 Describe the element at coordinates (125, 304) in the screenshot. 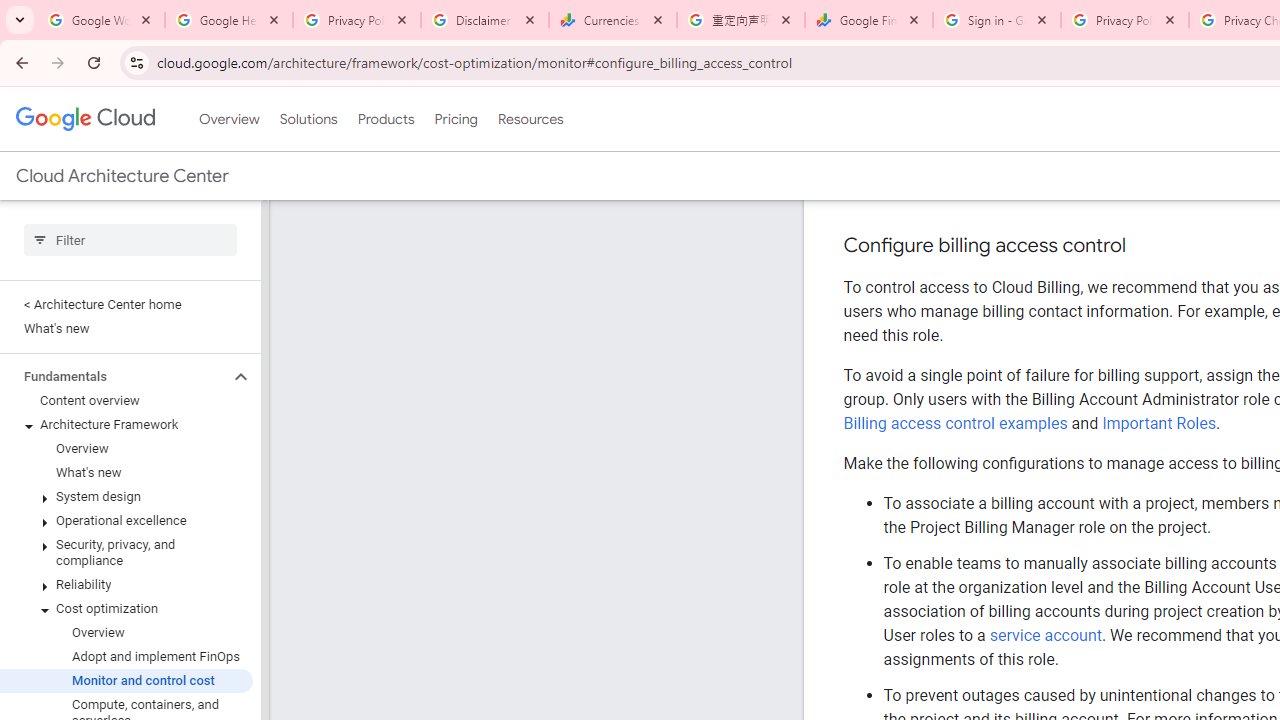

I see `'< Architecture Center home'` at that location.